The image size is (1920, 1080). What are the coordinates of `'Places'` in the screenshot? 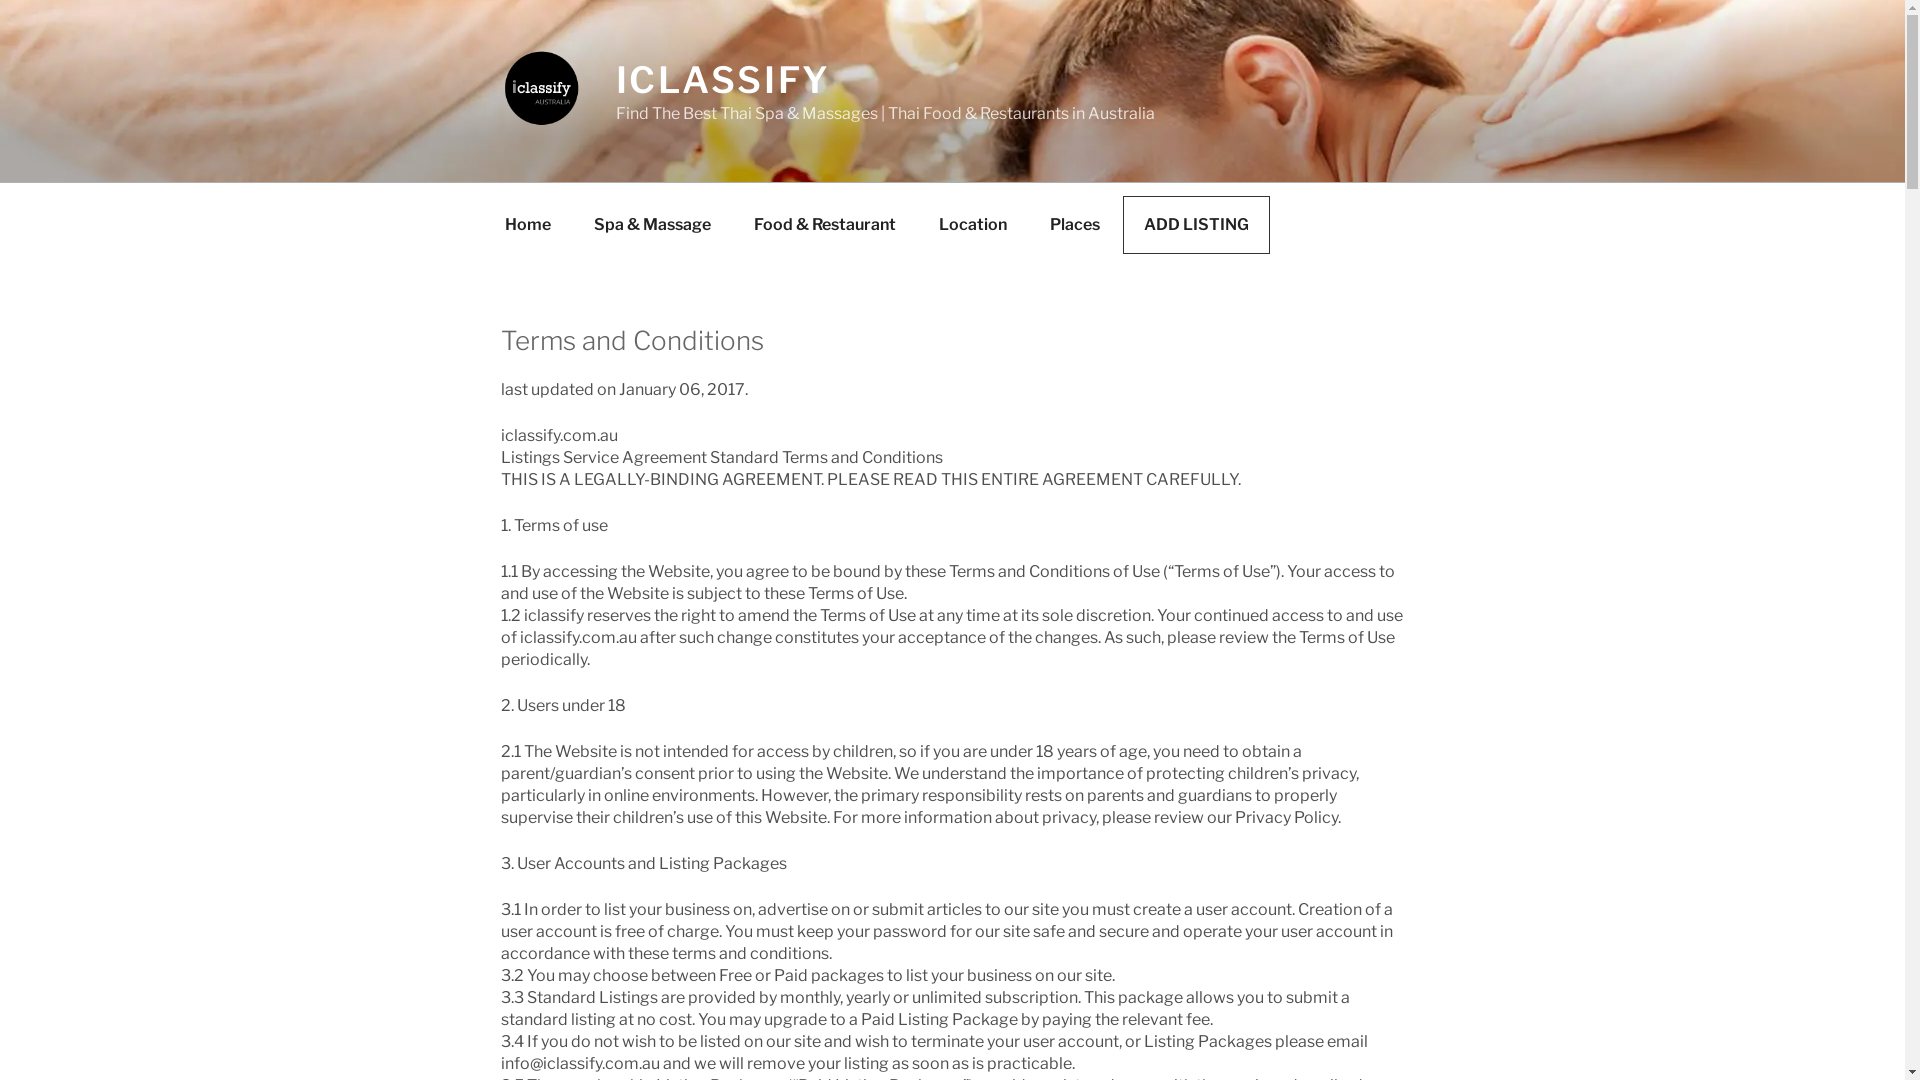 It's located at (1030, 224).